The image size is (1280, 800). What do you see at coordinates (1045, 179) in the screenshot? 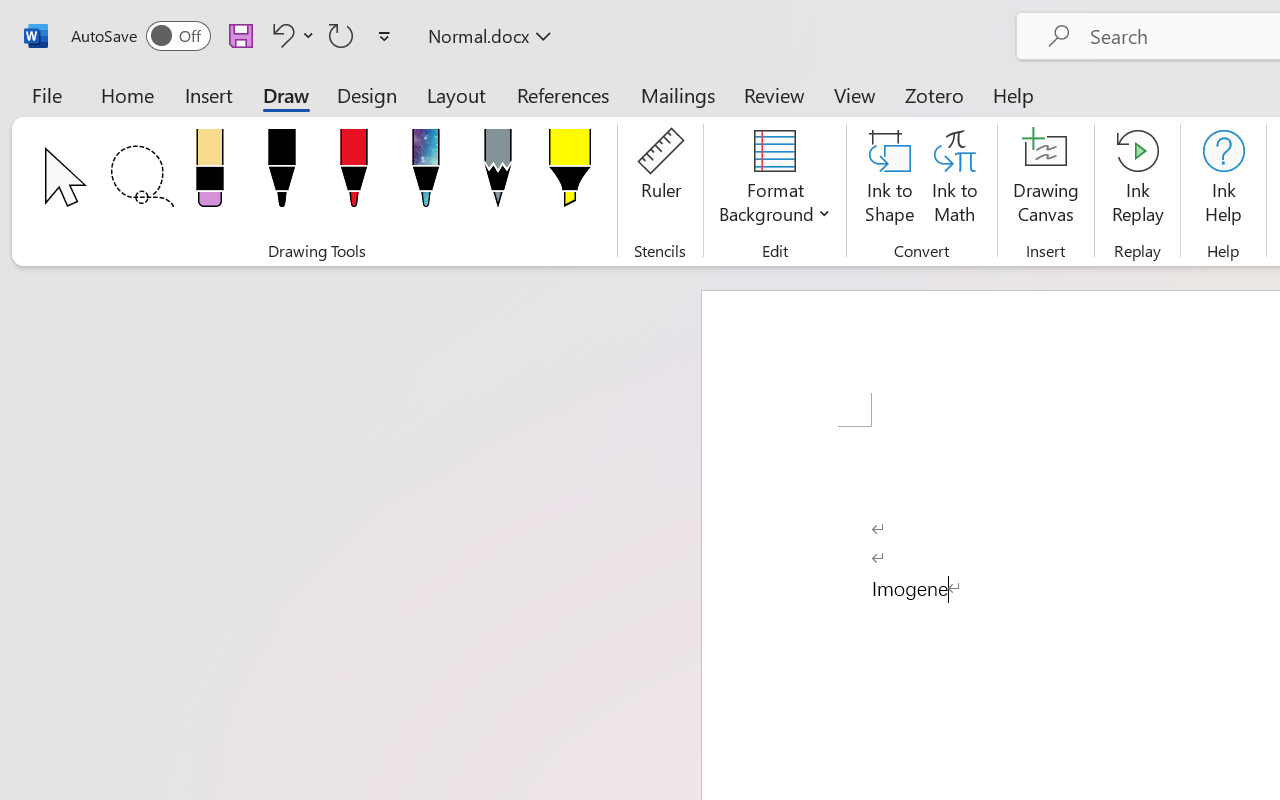
I see `'Drawing Canvas'` at bounding box center [1045, 179].